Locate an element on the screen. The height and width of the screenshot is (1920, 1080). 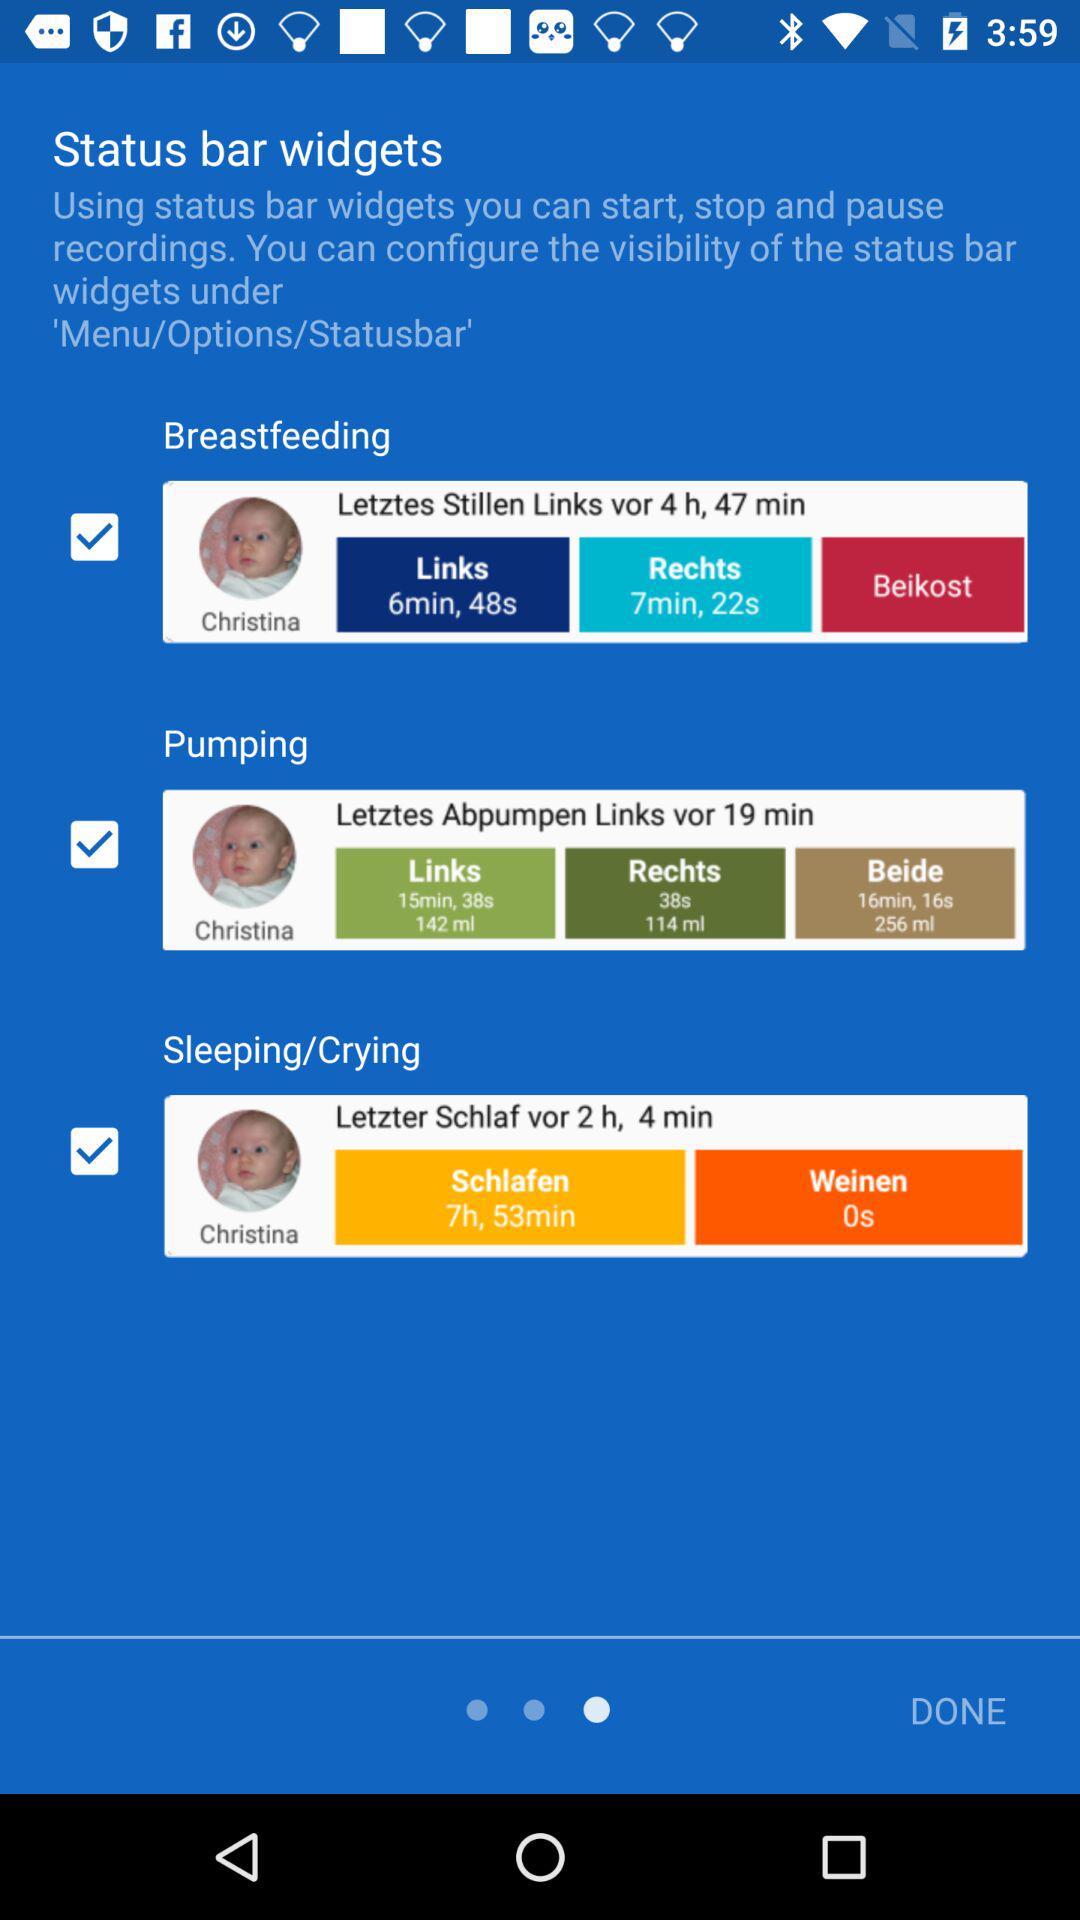
visibility of status bar widgets is located at coordinates (94, 537).